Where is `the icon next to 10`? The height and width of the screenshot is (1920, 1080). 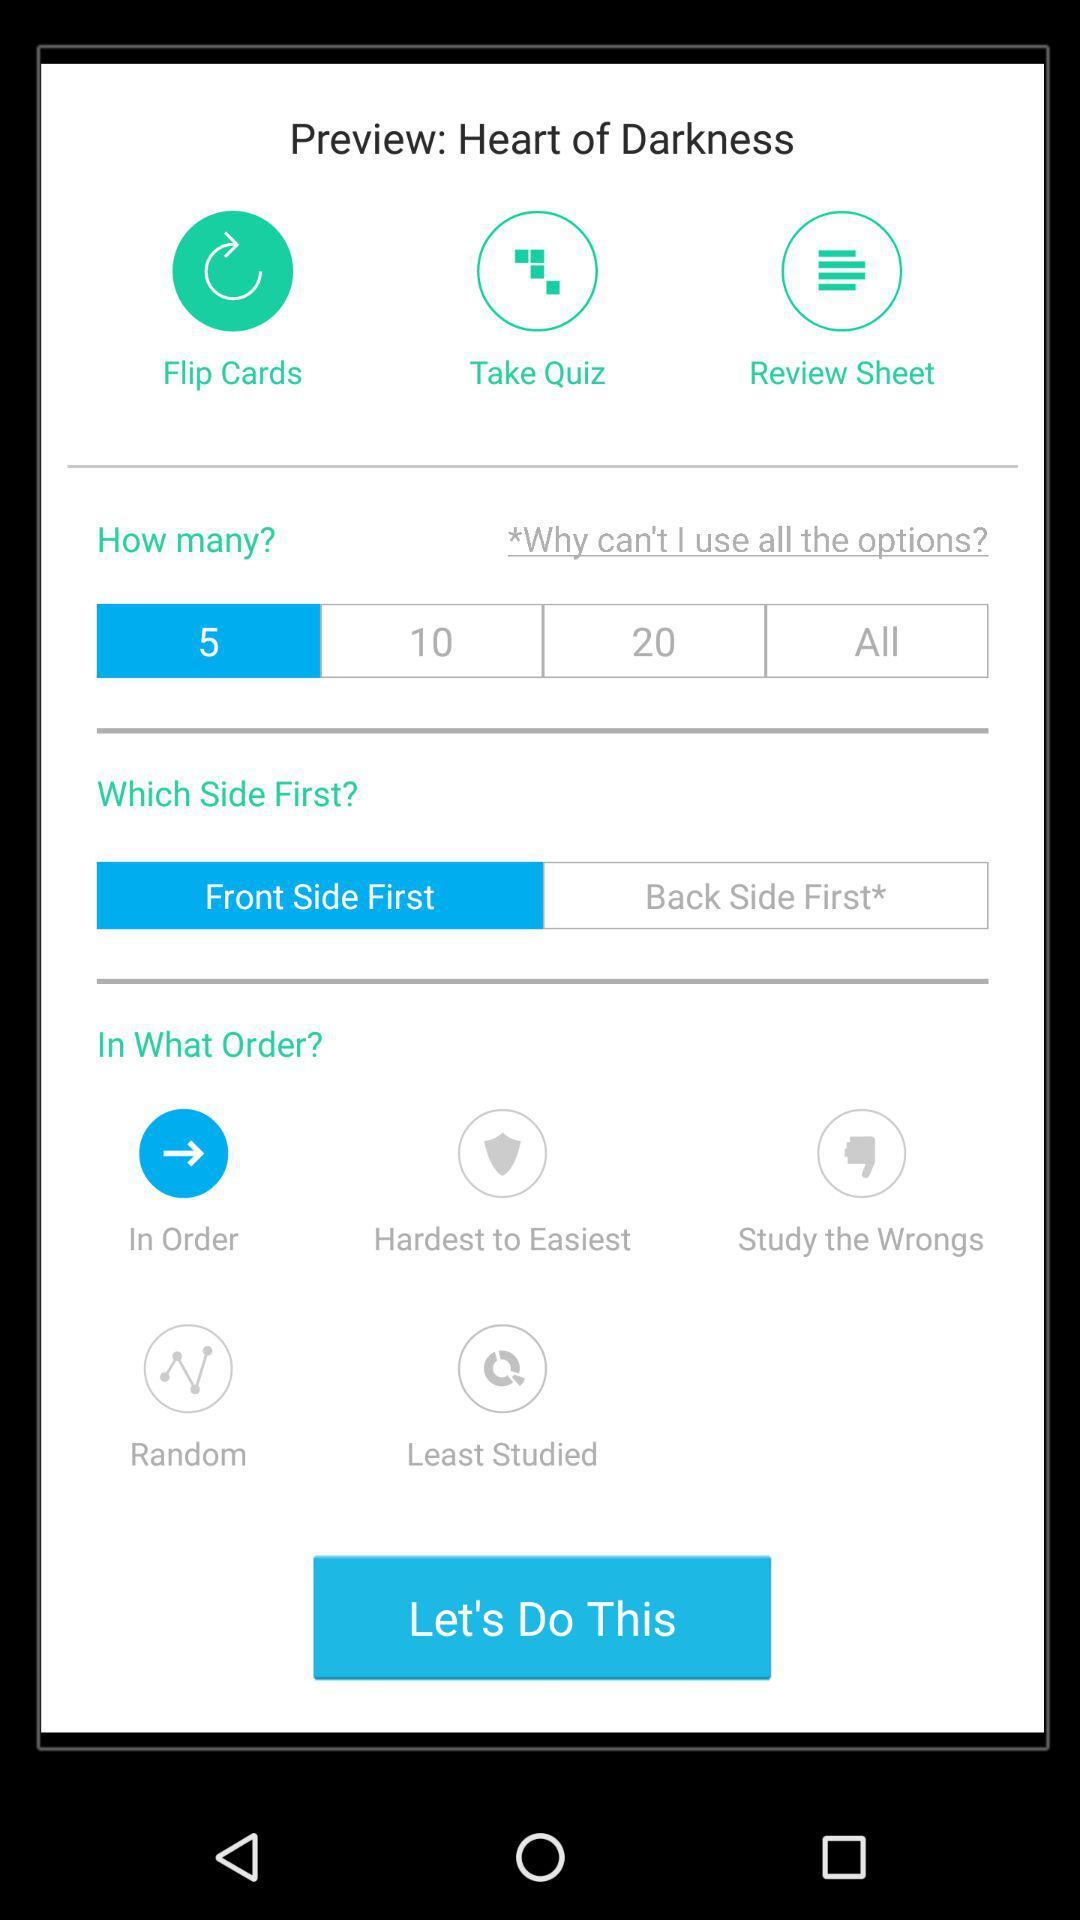
the icon next to 10 is located at coordinates (208, 640).